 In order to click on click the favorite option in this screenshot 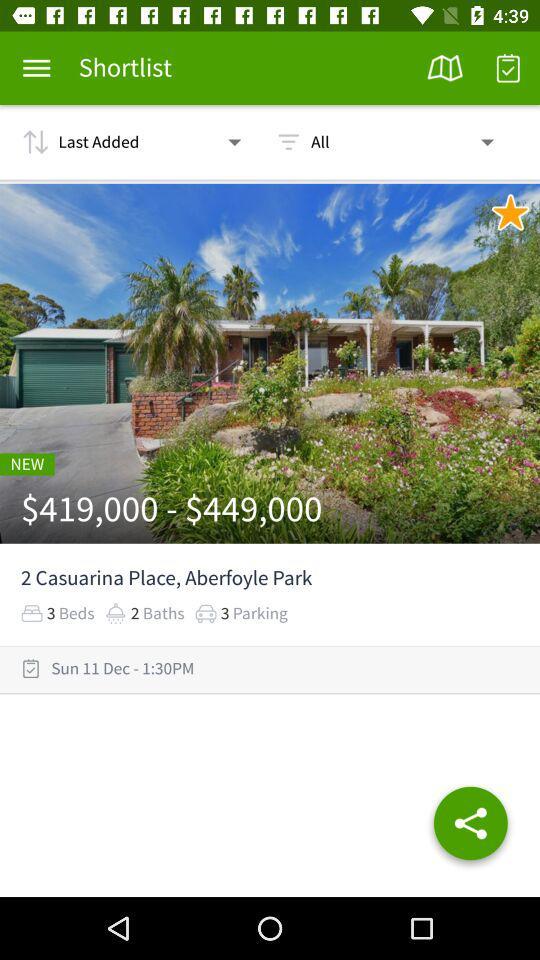, I will do `click(510, 212)`.